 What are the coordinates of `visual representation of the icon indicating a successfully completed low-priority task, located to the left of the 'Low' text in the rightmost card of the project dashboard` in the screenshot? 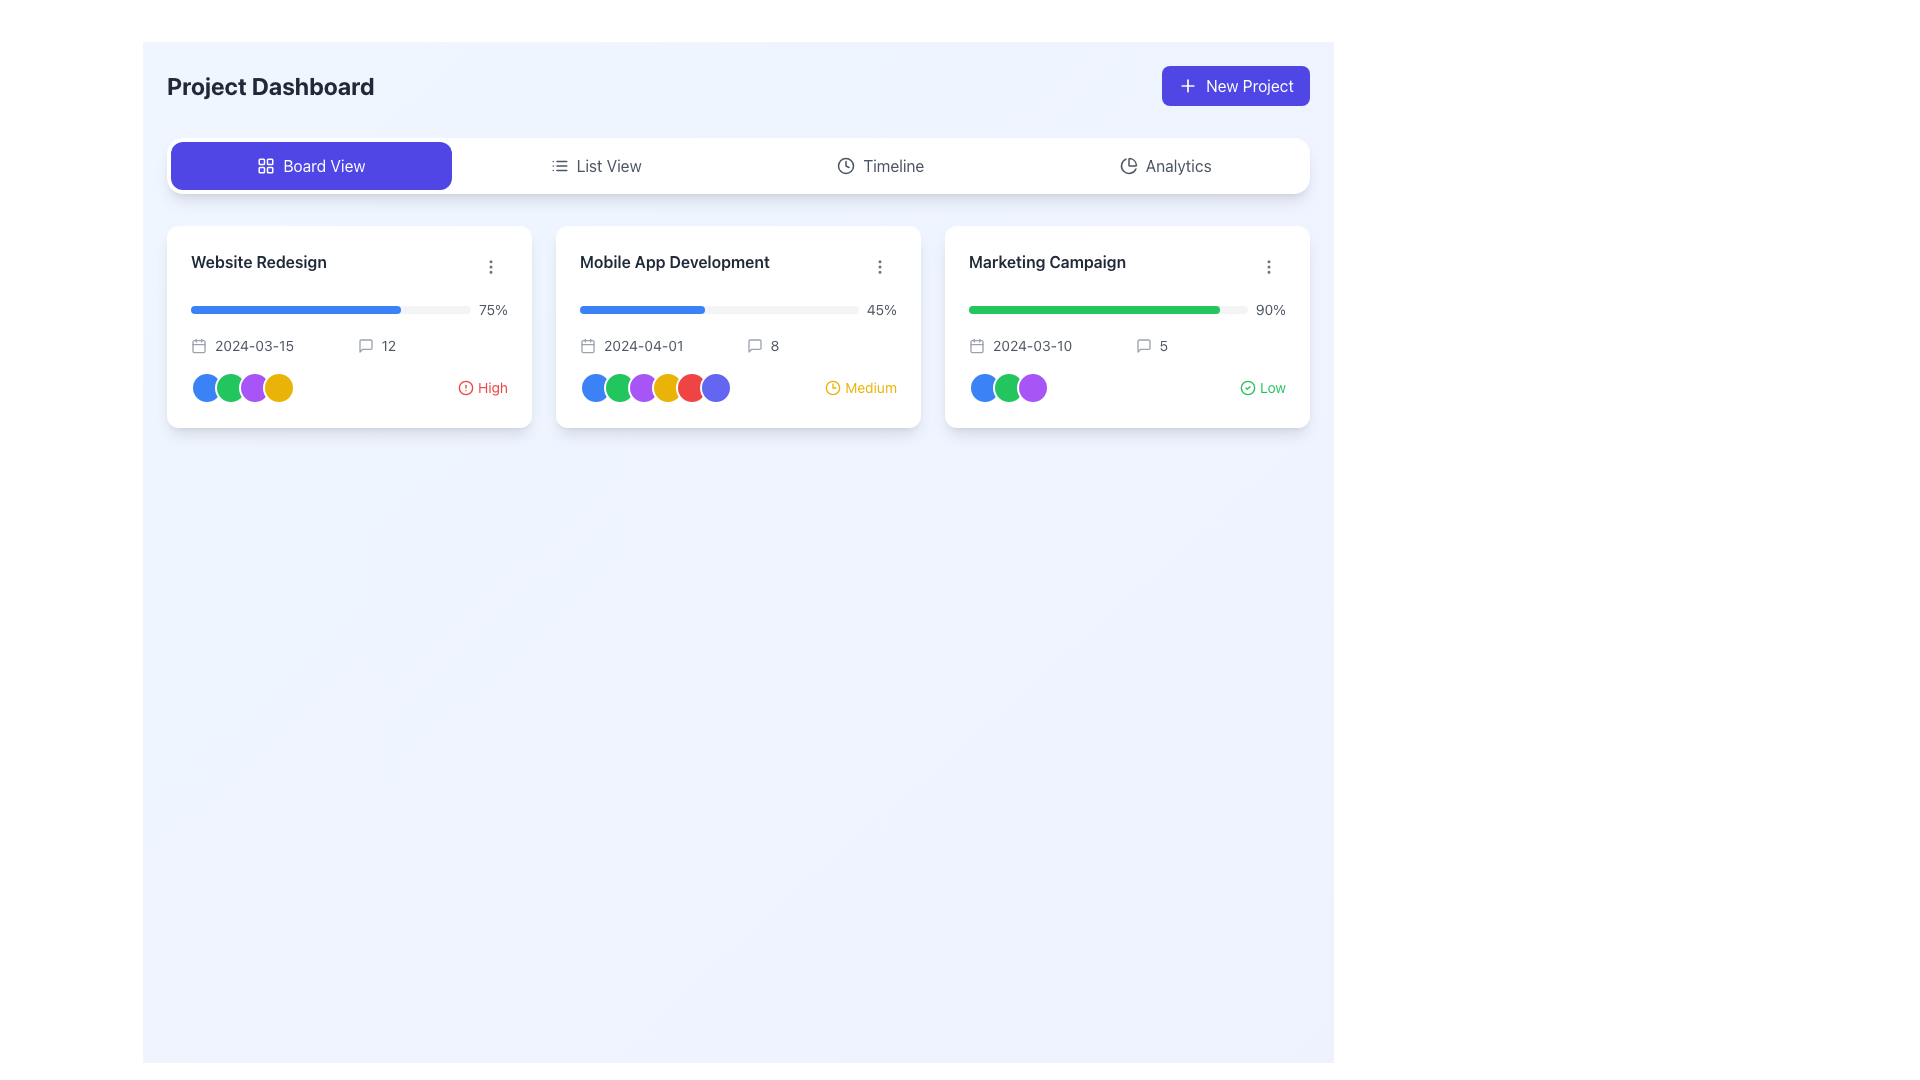 It's located at (1247, 388).